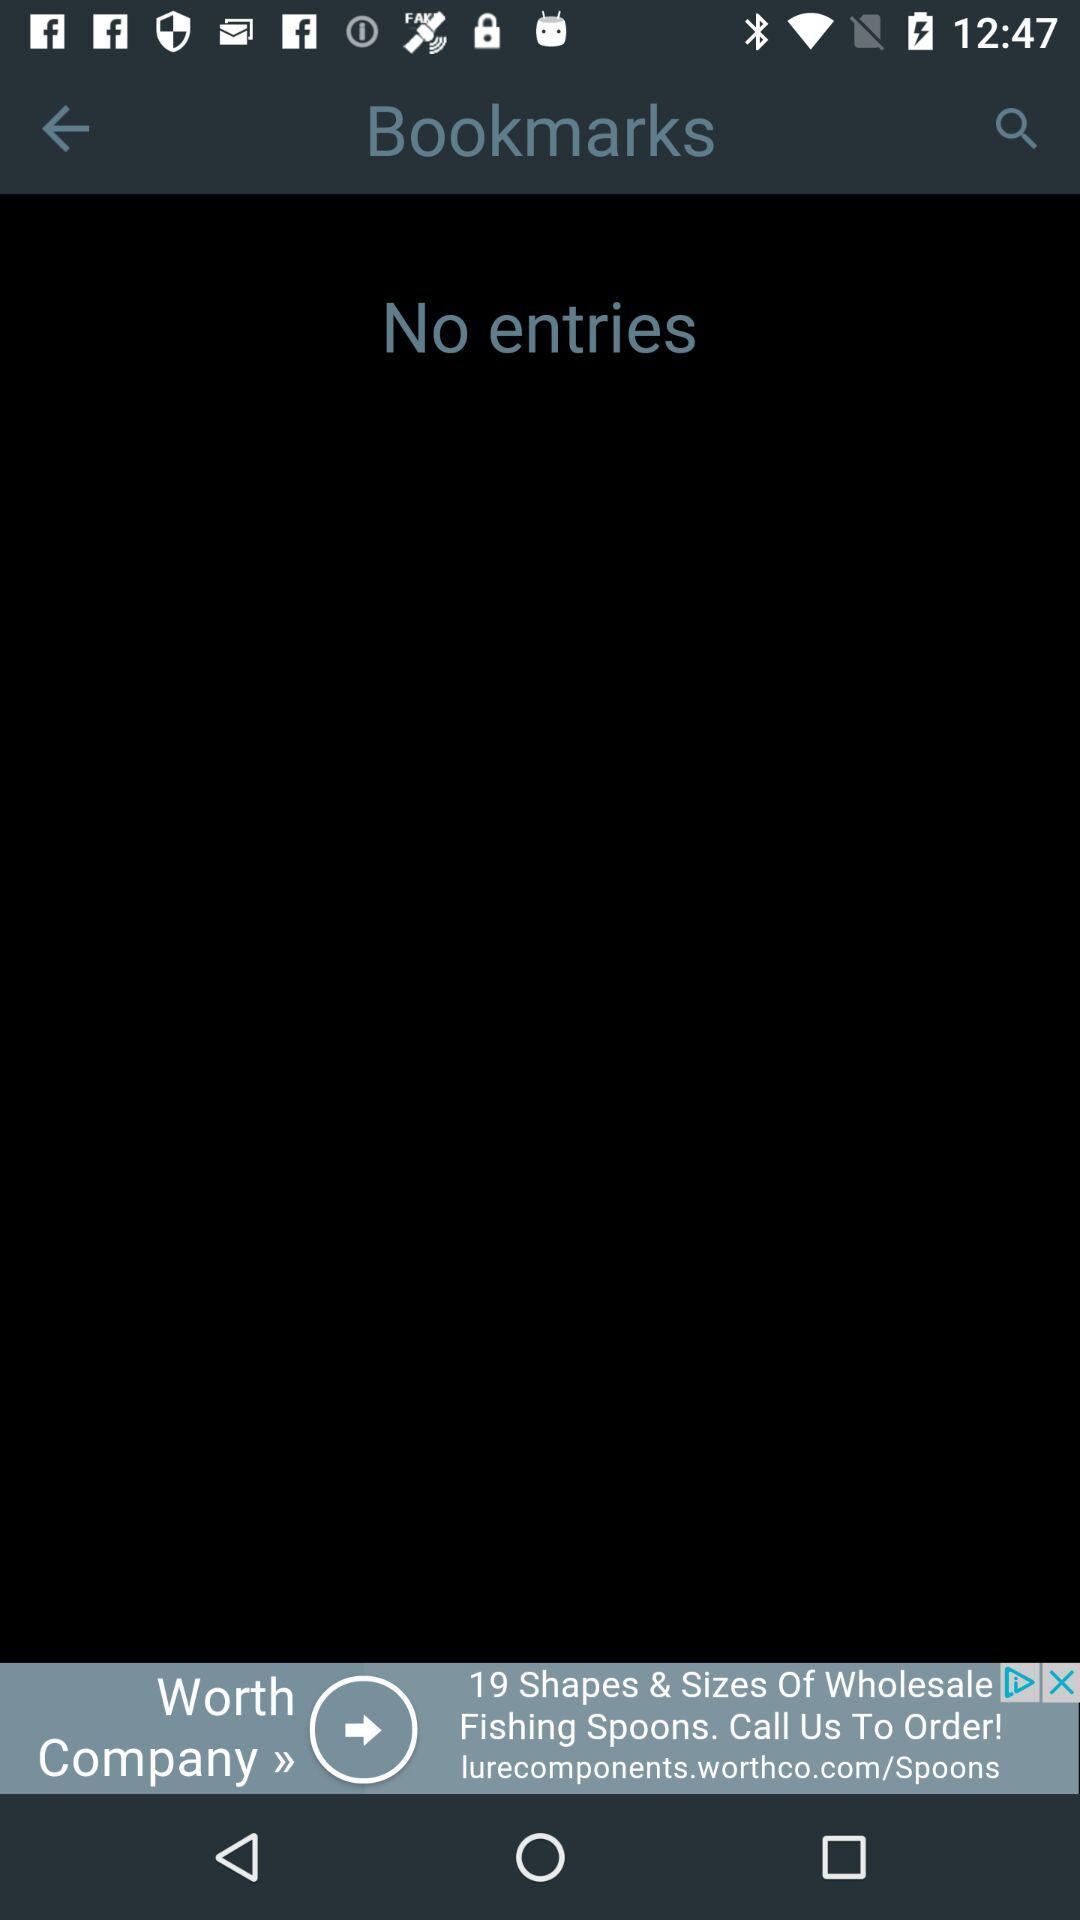 The height and width of the screenshot is (1920, 1080). I want to click on advertisement area, so click(540, 1727).